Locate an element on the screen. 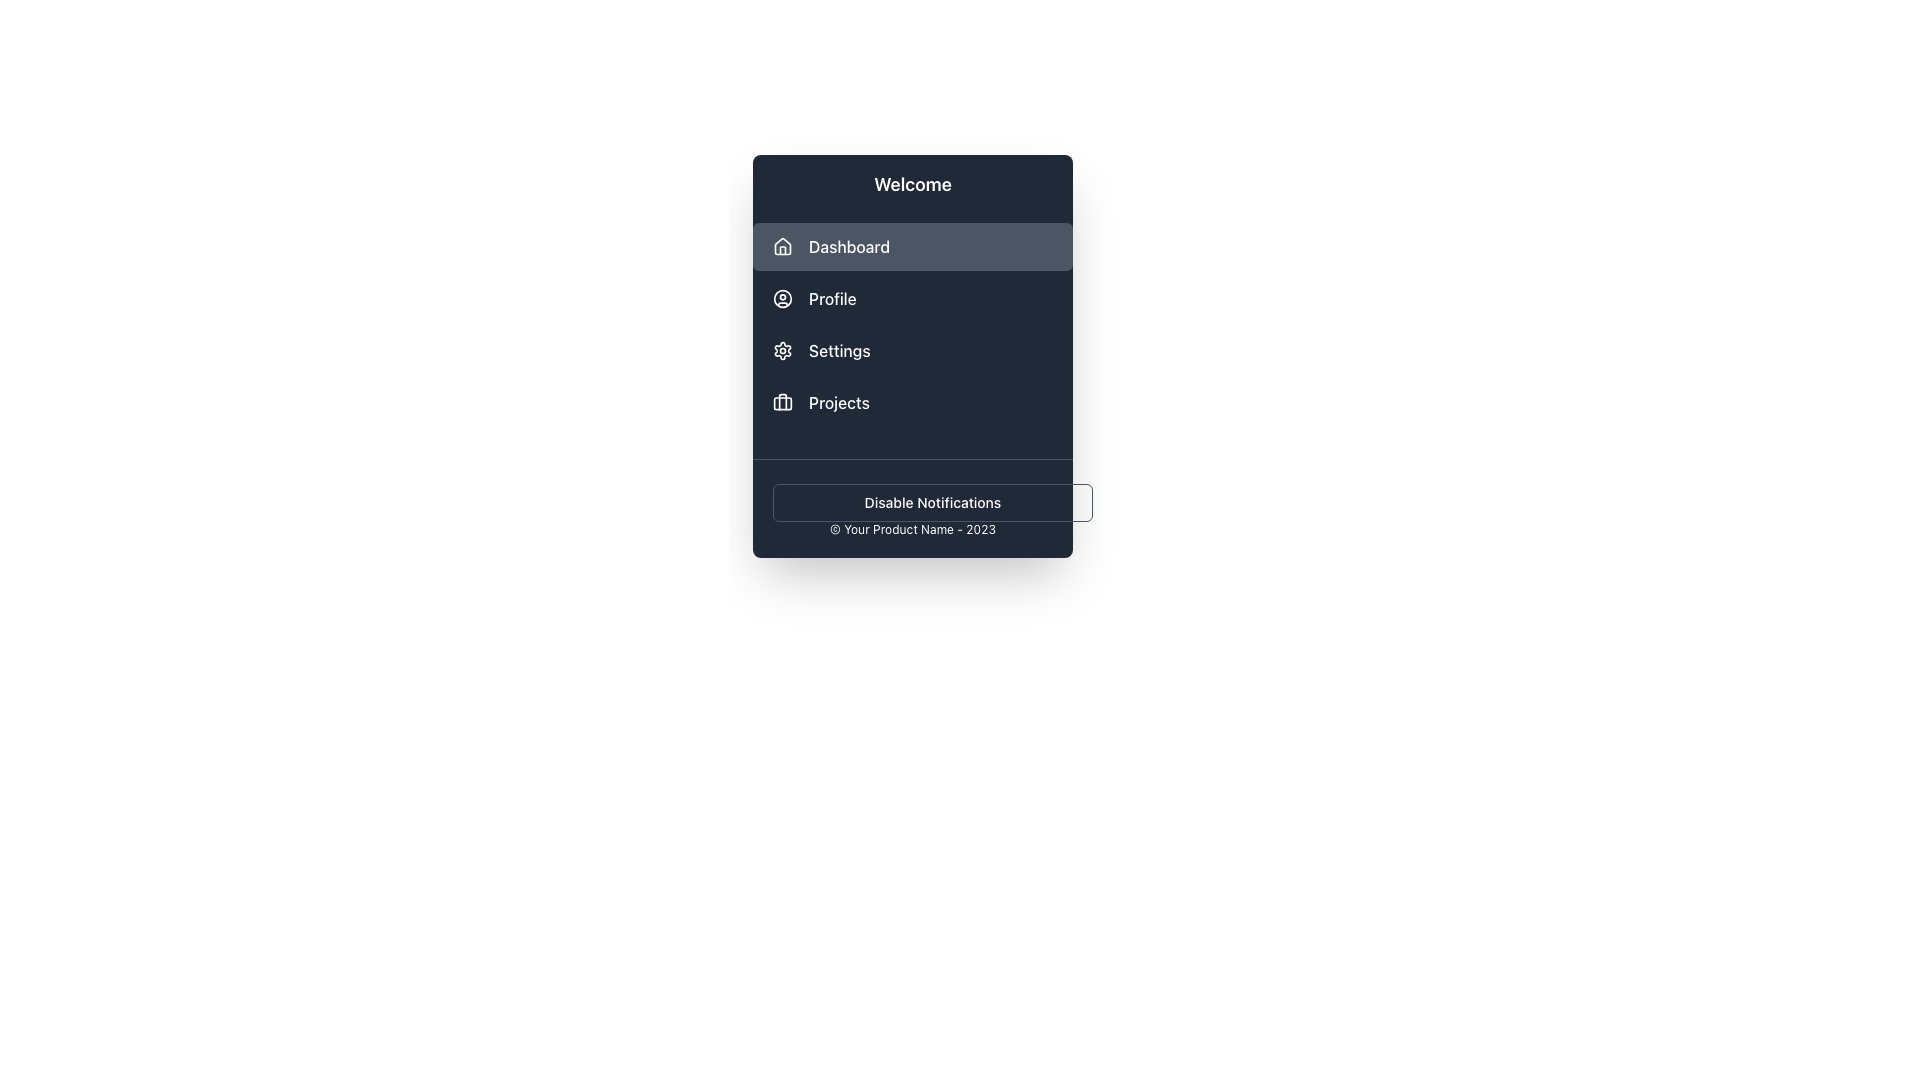 The image size is (1920, 1080). the Text header that serves as a welcoming message for the menu, positioned at the topmost part of the vertical menu is located at coordinates (911, 185).